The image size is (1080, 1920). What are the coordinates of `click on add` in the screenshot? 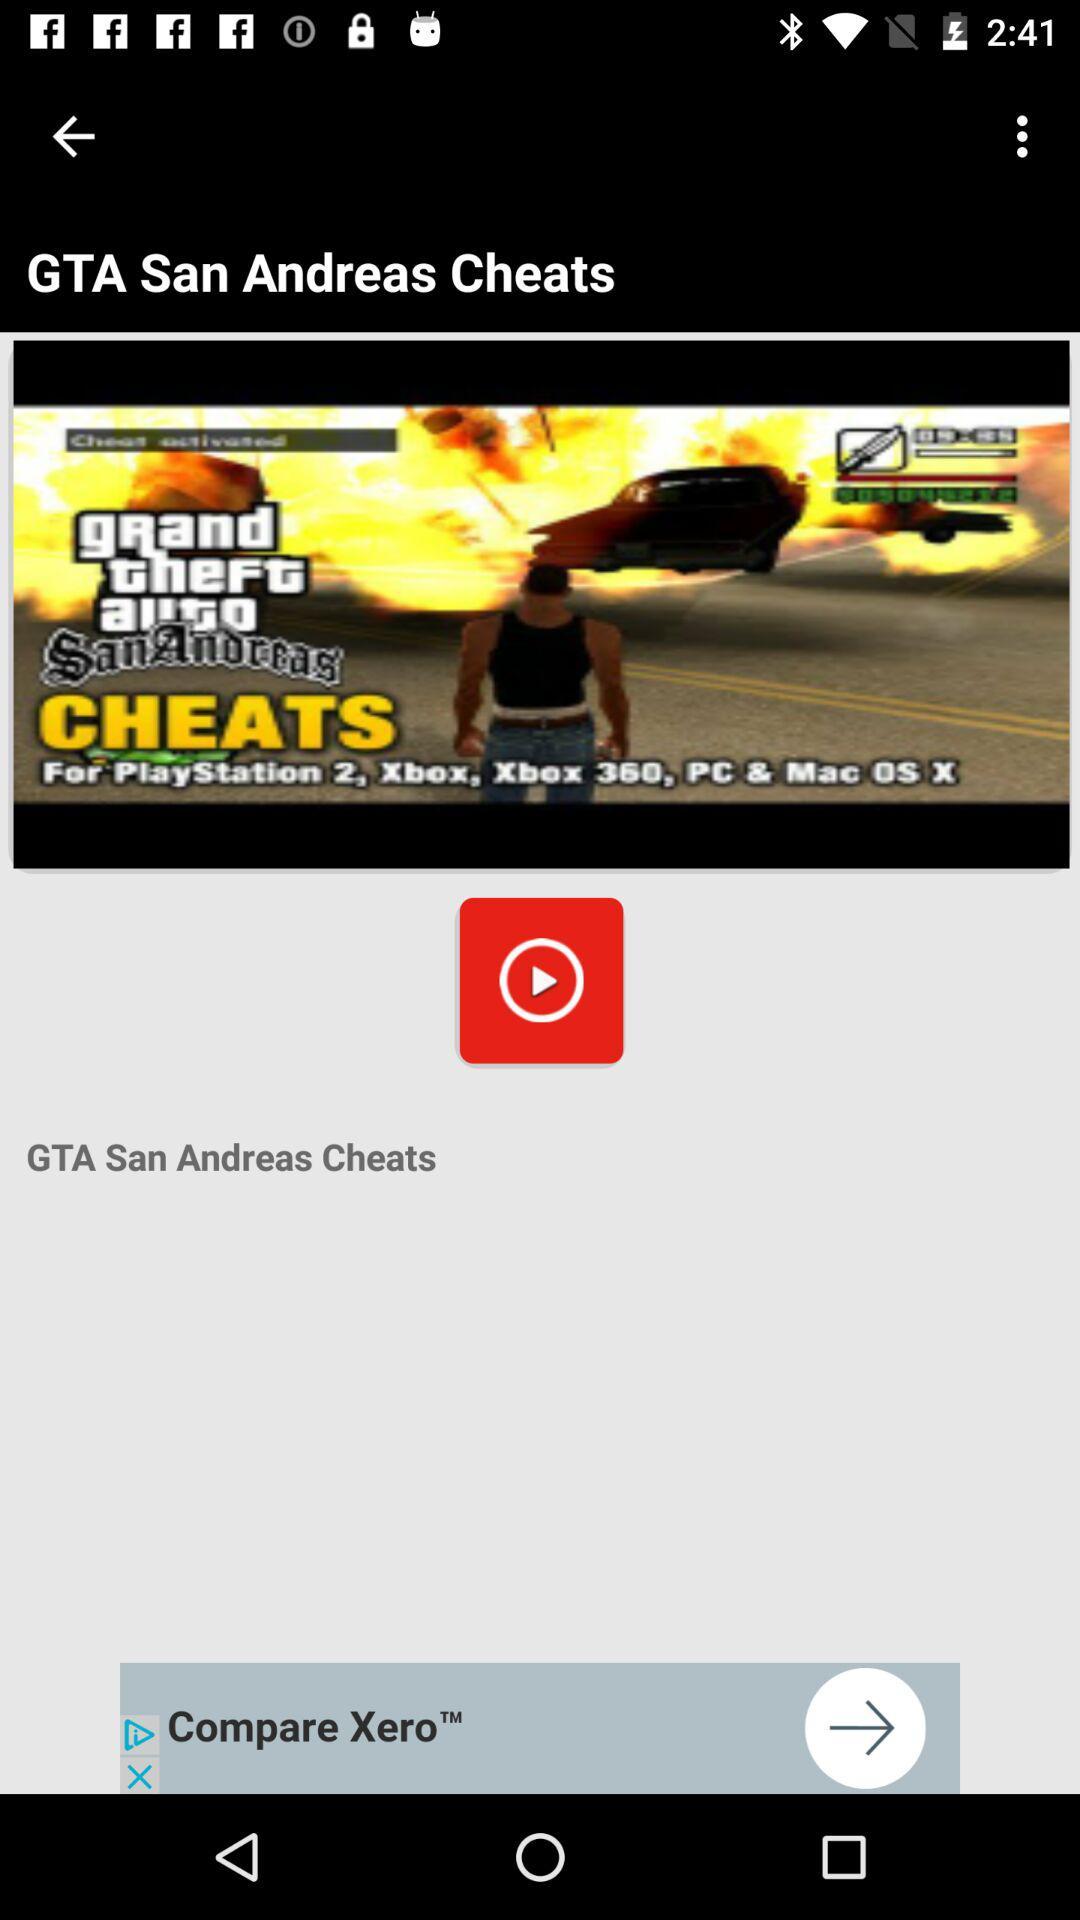 It's located at (540, 1727).